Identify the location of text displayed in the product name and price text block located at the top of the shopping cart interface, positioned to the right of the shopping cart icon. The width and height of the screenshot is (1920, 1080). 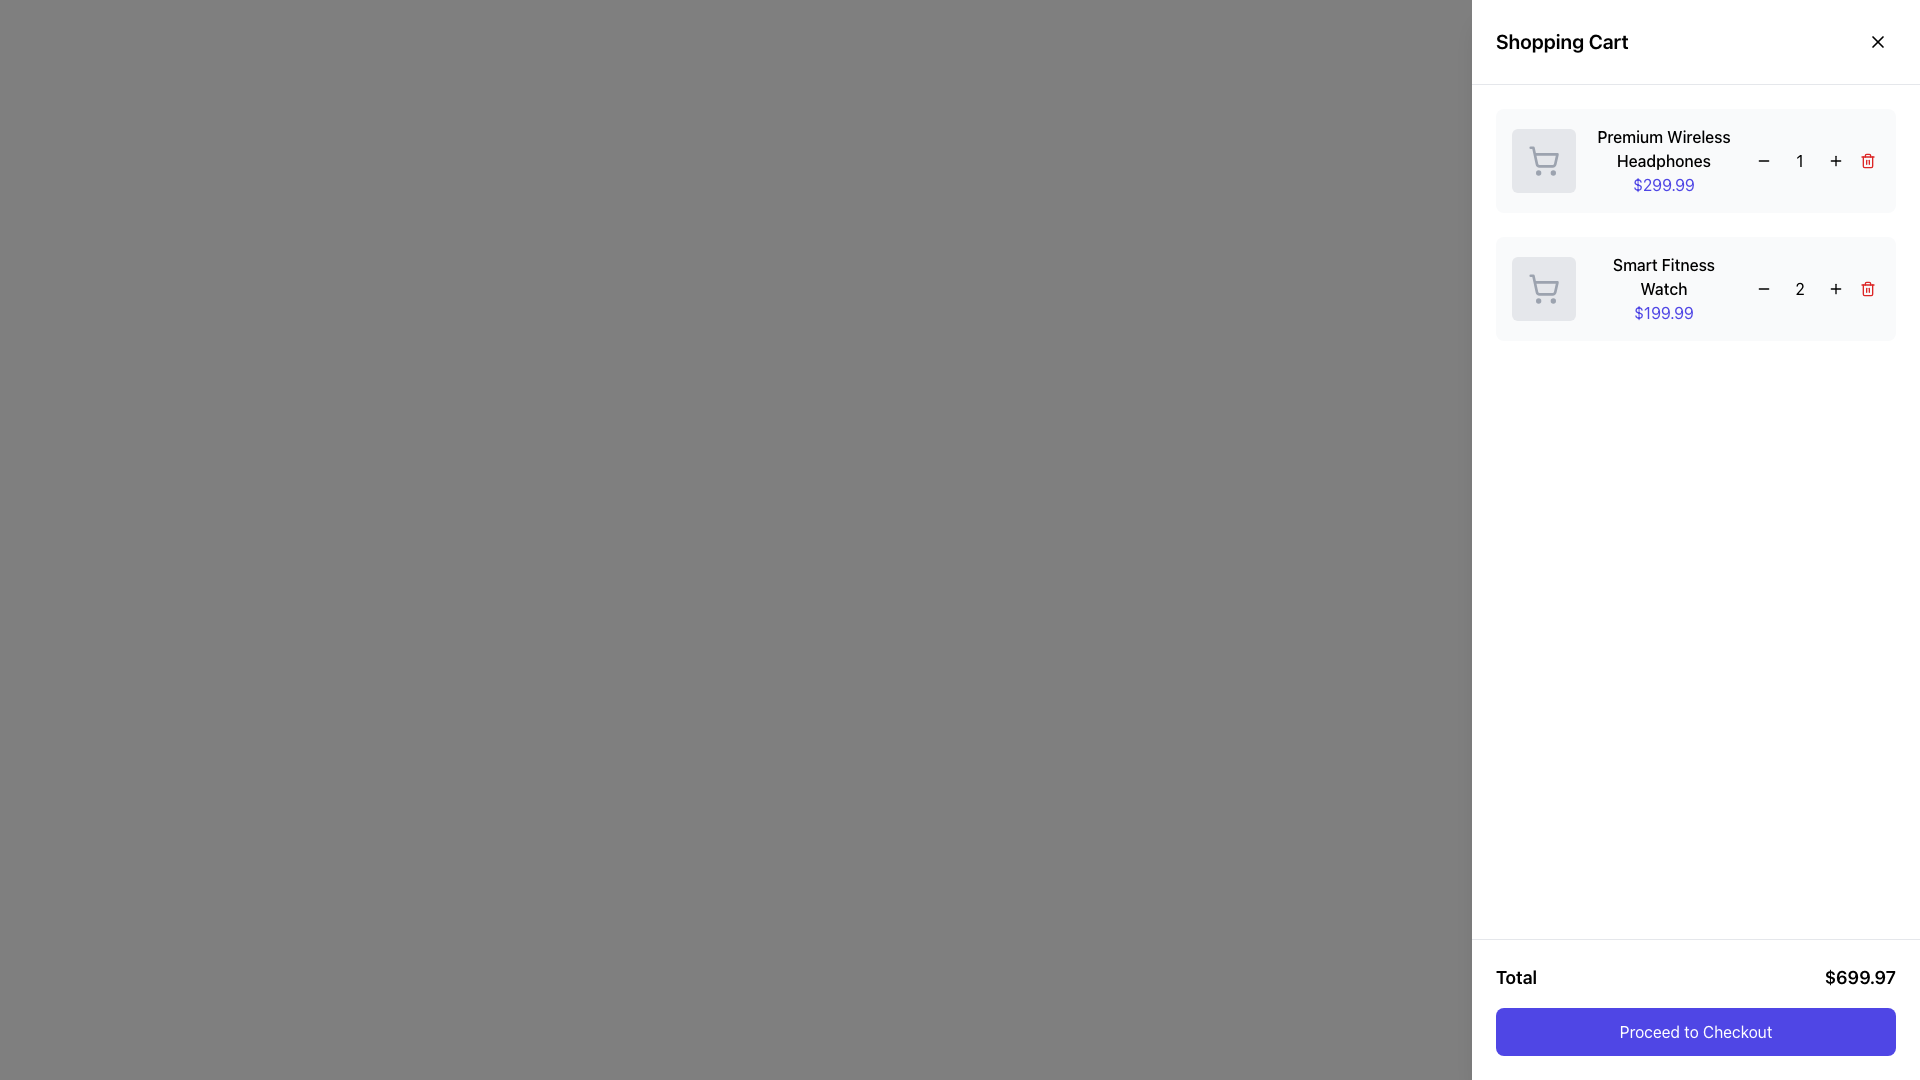
(1664, 160).